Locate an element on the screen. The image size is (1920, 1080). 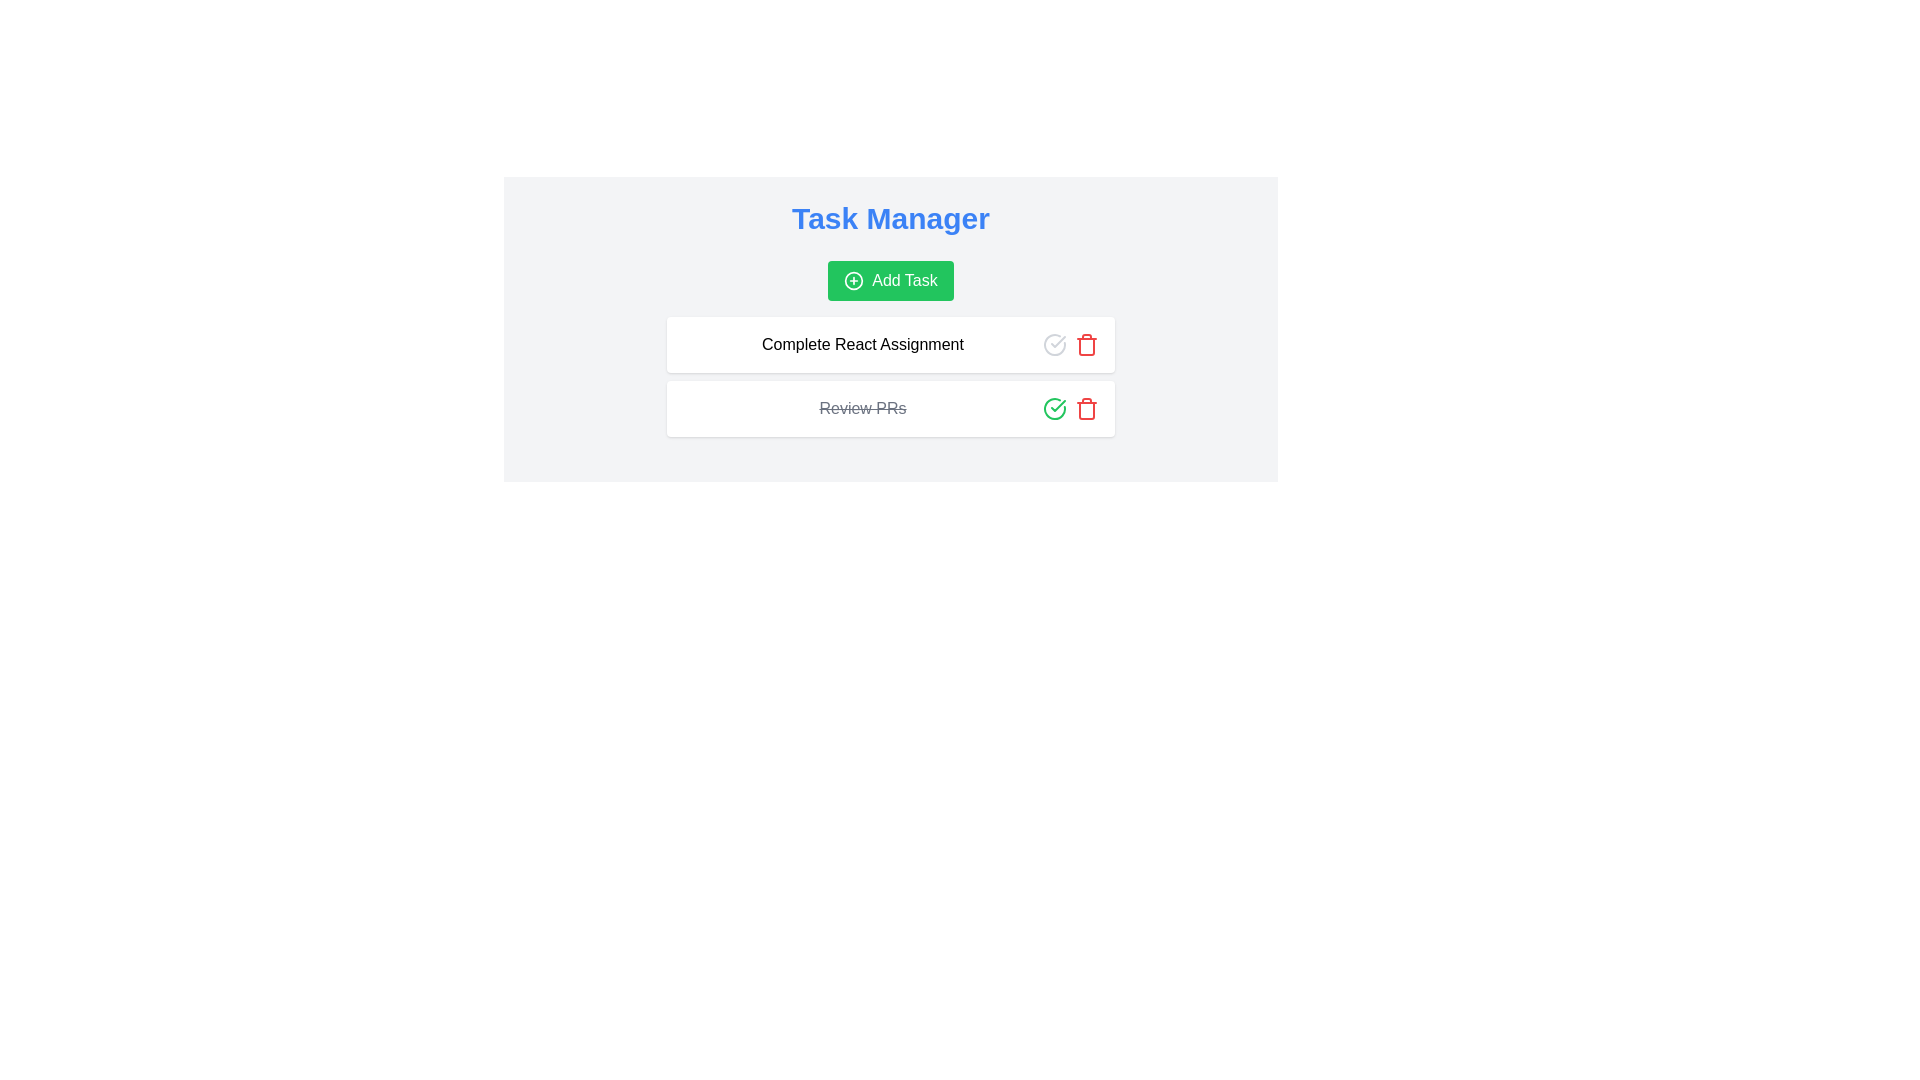
the 'Add Task' button, which is visually distinct with a green background and a white plus icon is located at coordinates (890, 281).